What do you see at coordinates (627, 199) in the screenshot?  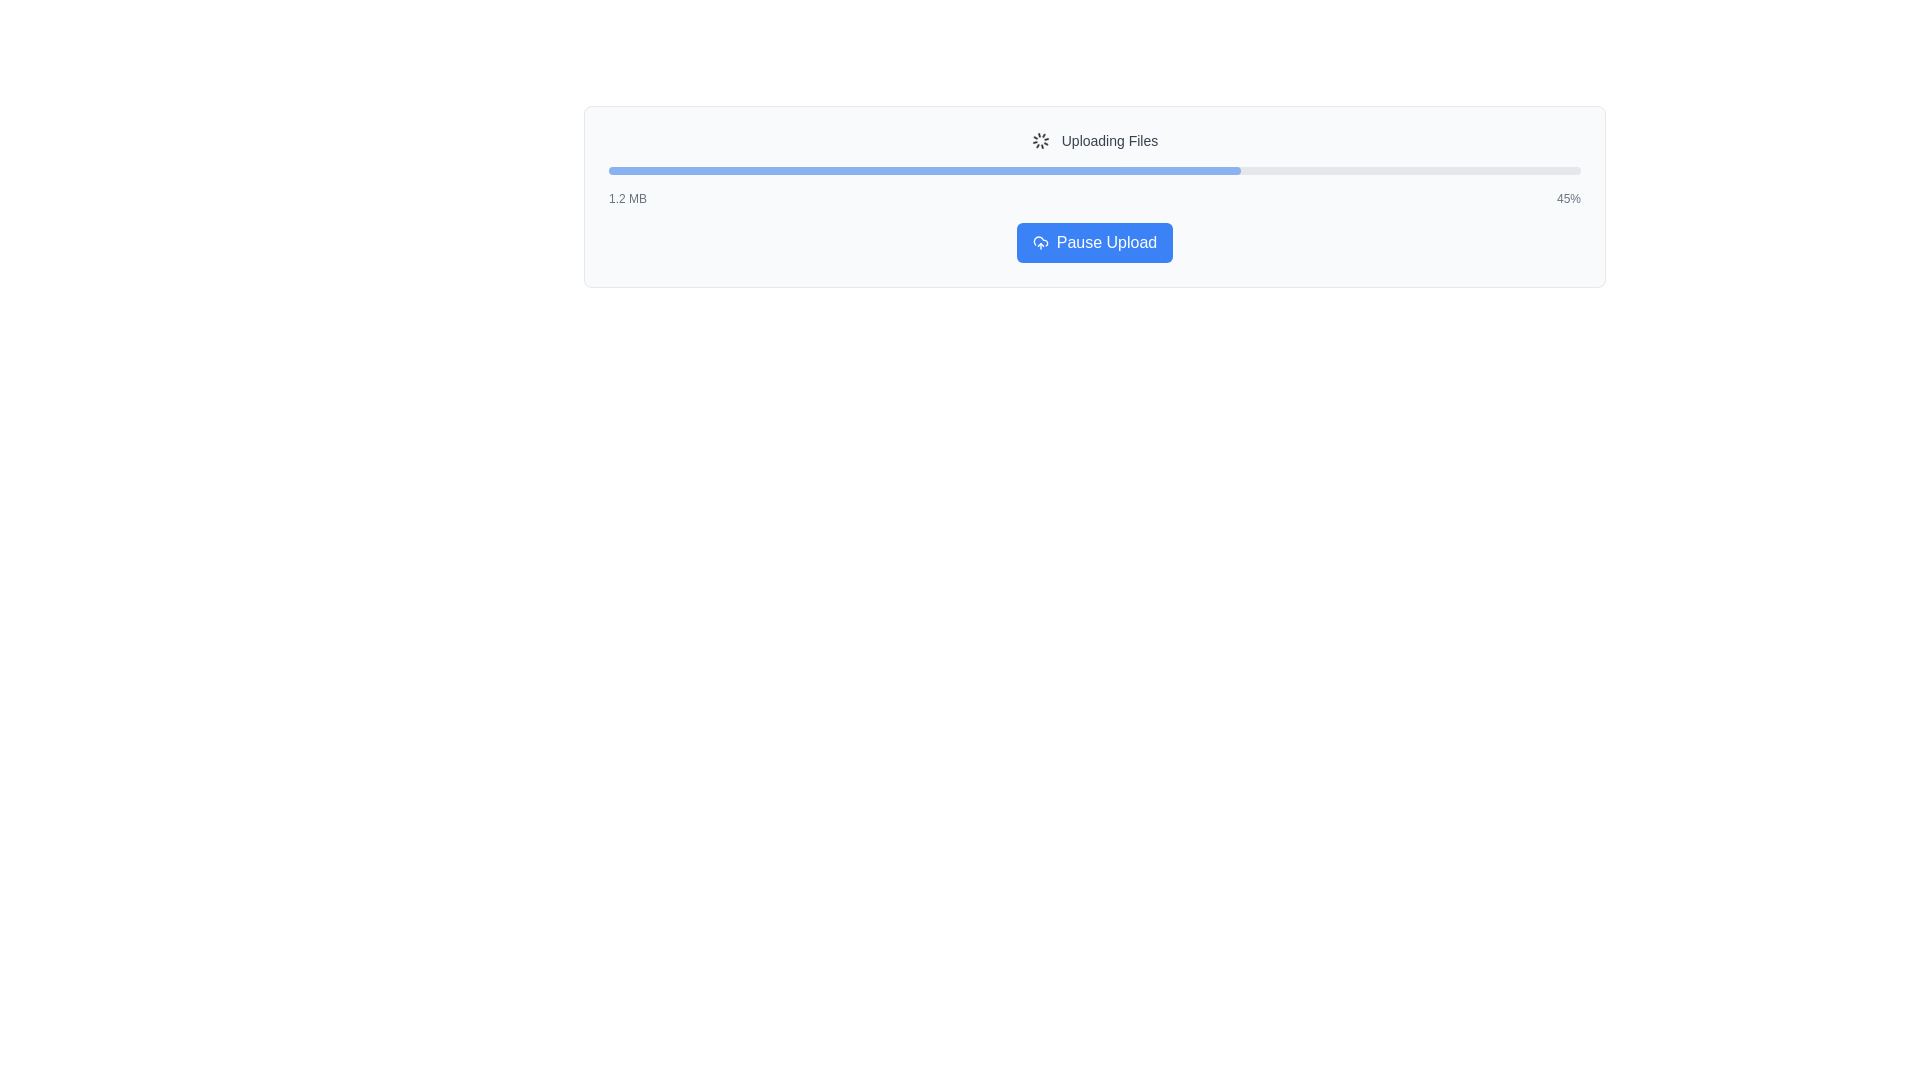 I see `the text label displaying '1.2 MB', which is styled in gray color and is part of the file upload status bar interface` at bounding box center [627, 199].